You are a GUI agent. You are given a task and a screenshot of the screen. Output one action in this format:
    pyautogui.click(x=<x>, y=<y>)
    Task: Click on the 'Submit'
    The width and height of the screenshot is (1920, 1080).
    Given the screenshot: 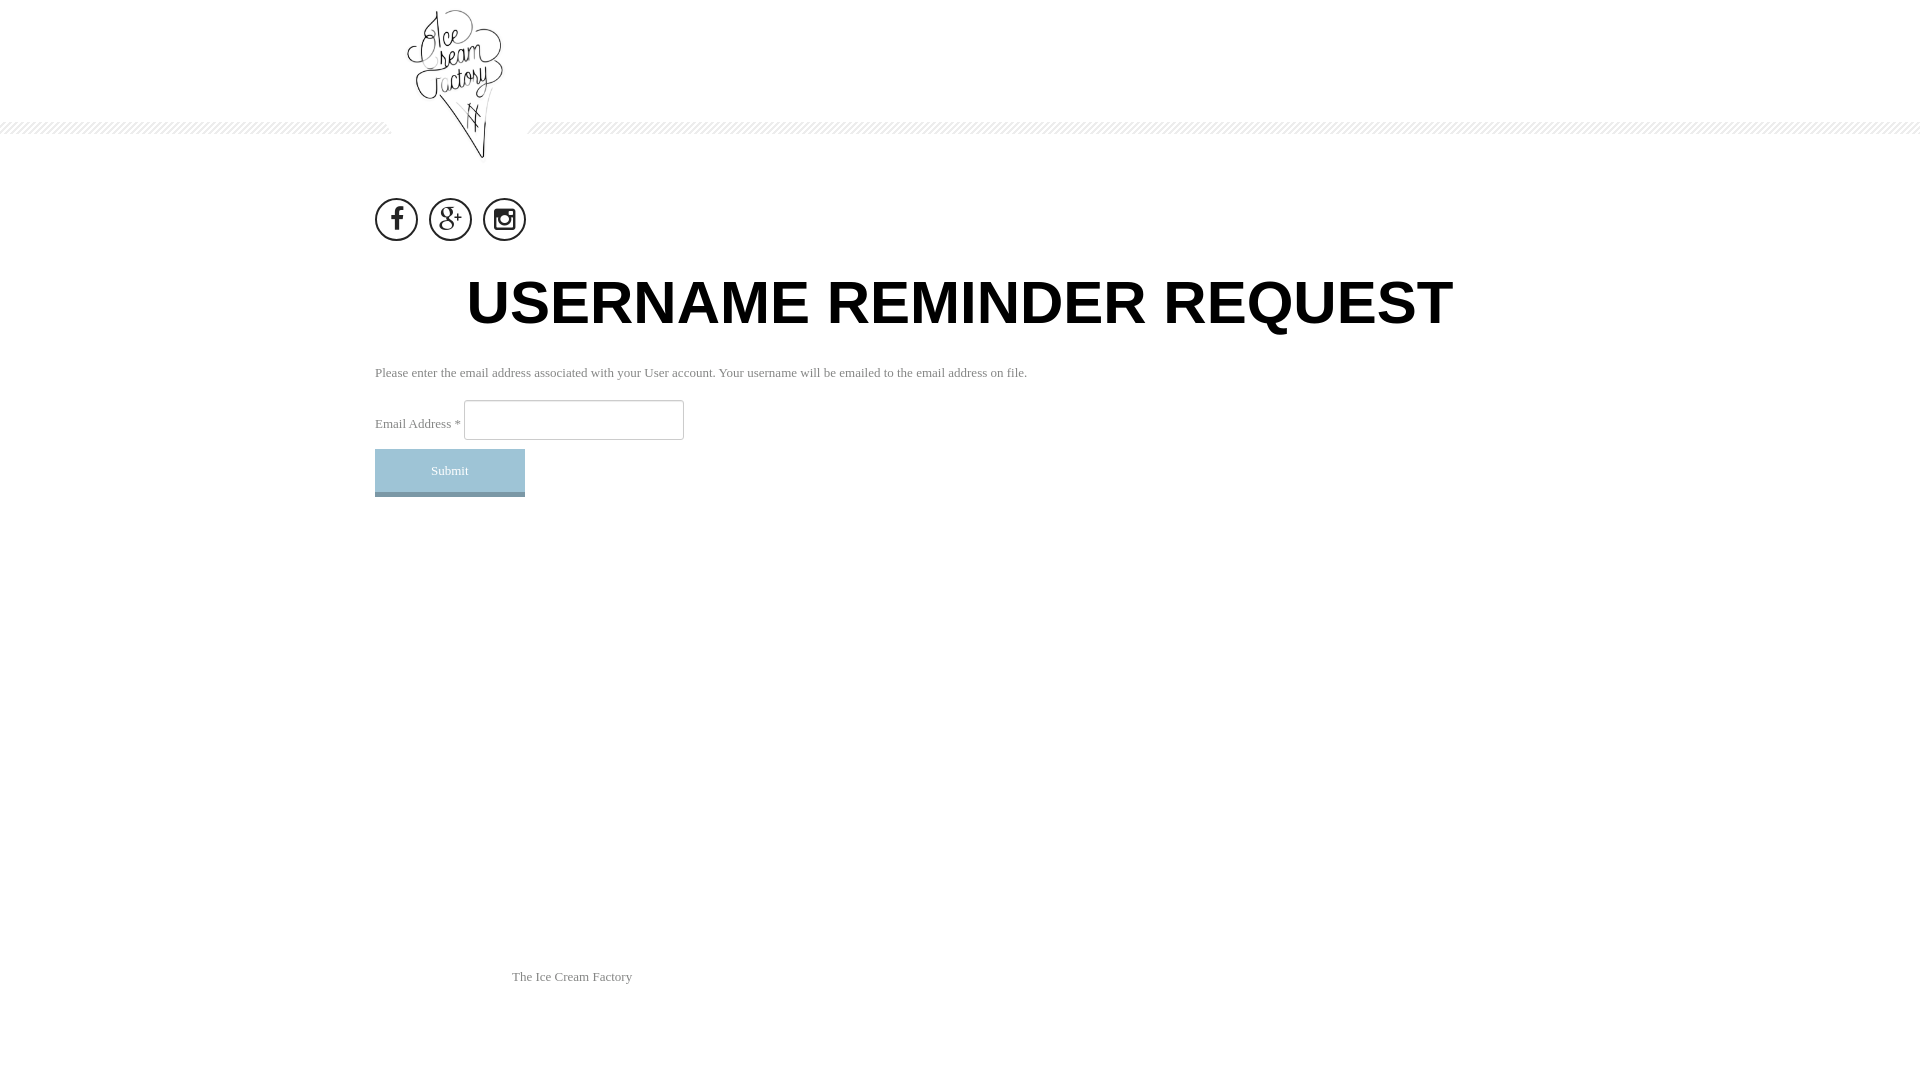 What is the action you would take?
    pyautogui.click(x=449, y=473)
    